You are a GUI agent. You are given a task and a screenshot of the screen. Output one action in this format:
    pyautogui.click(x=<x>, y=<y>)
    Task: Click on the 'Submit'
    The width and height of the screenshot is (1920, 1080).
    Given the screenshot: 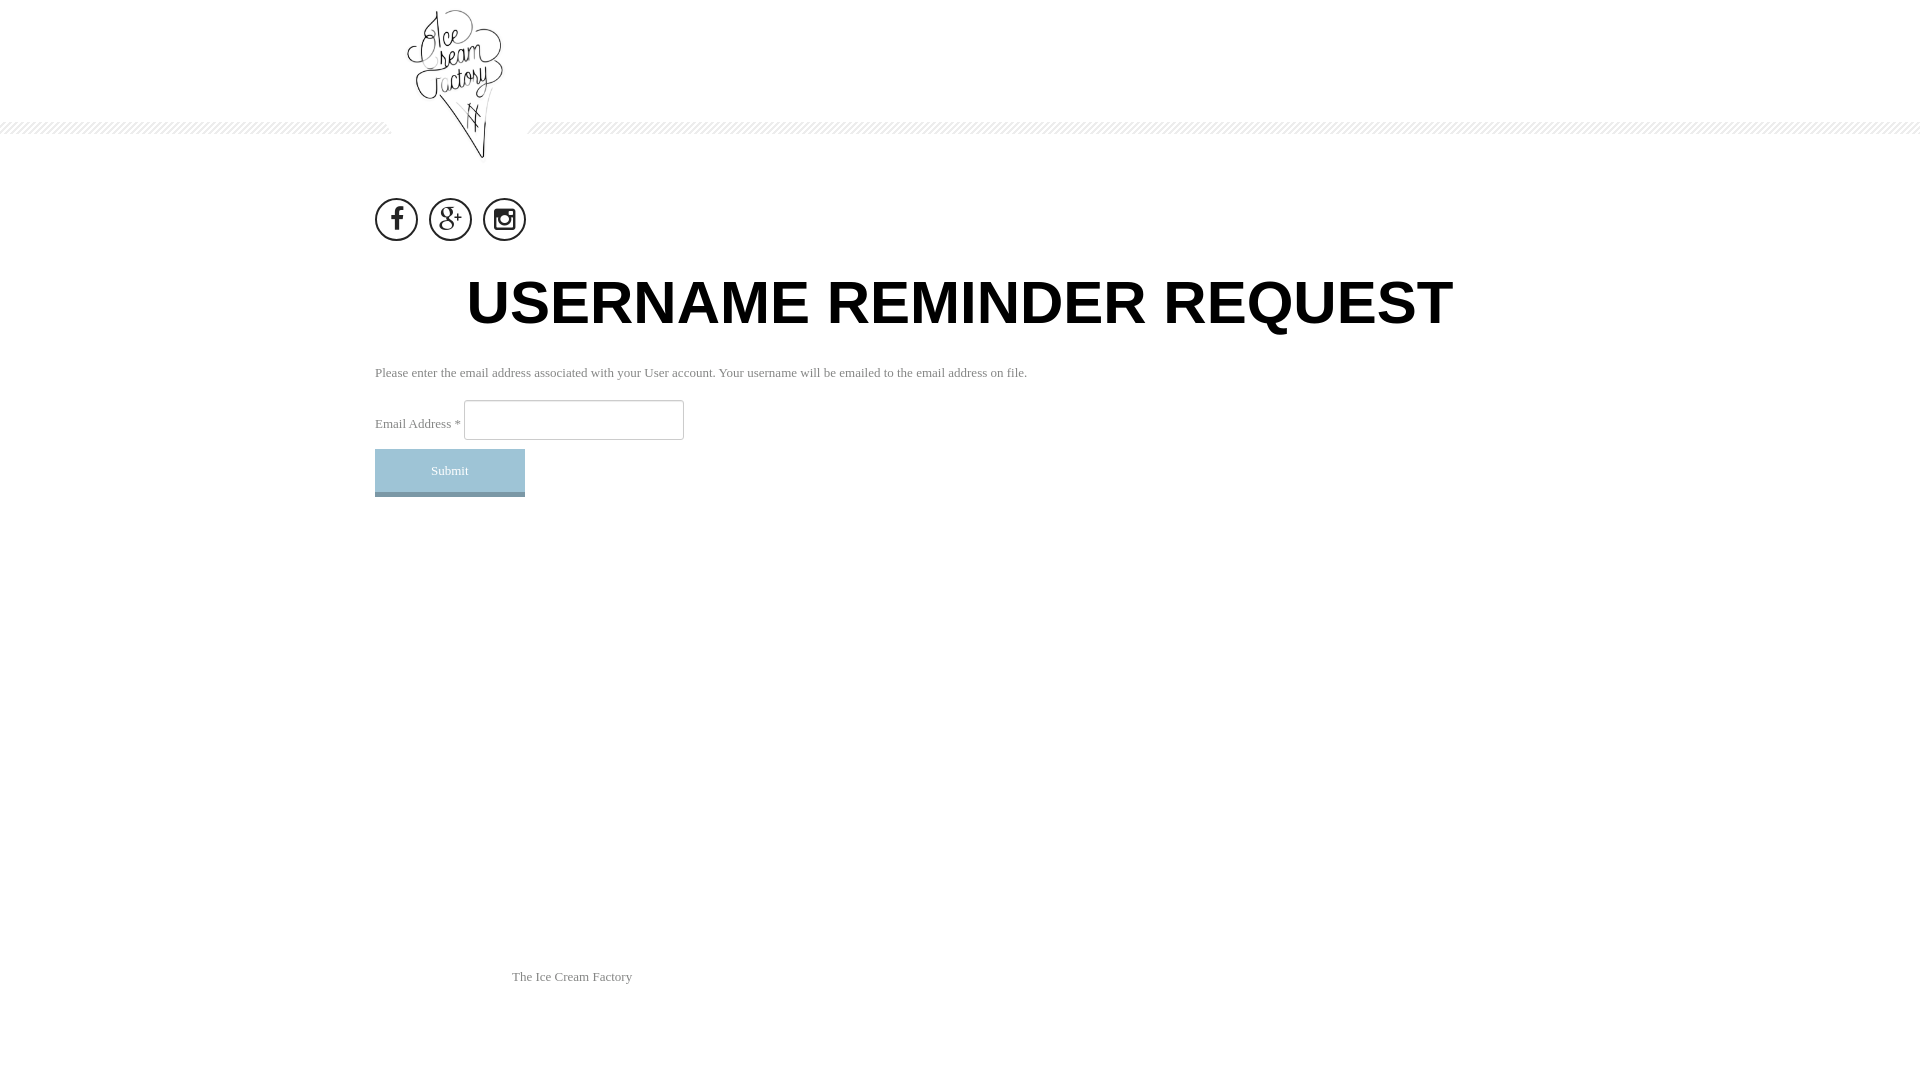 What is the action you would take?
    pyautogui.click(x=449, y=473)
    